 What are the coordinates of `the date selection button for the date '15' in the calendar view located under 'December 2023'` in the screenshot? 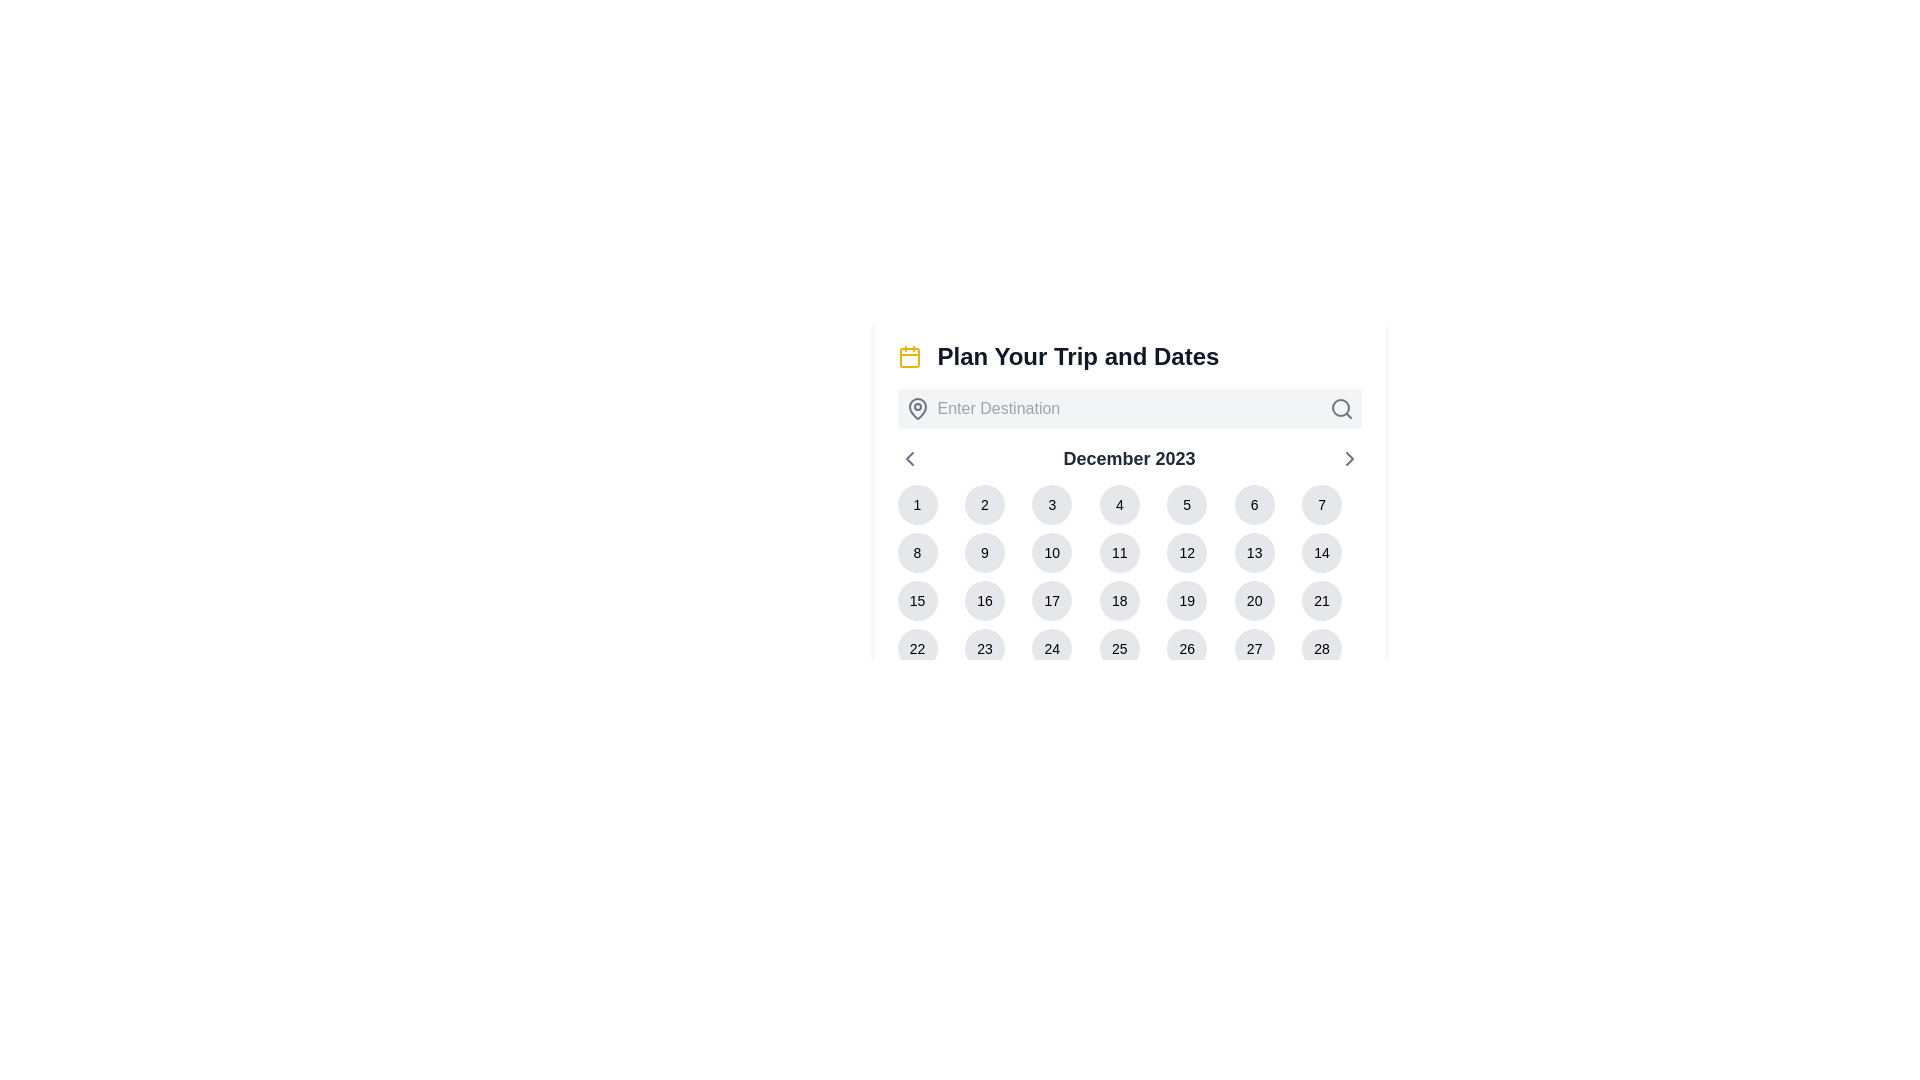 It's located at (916, 600).